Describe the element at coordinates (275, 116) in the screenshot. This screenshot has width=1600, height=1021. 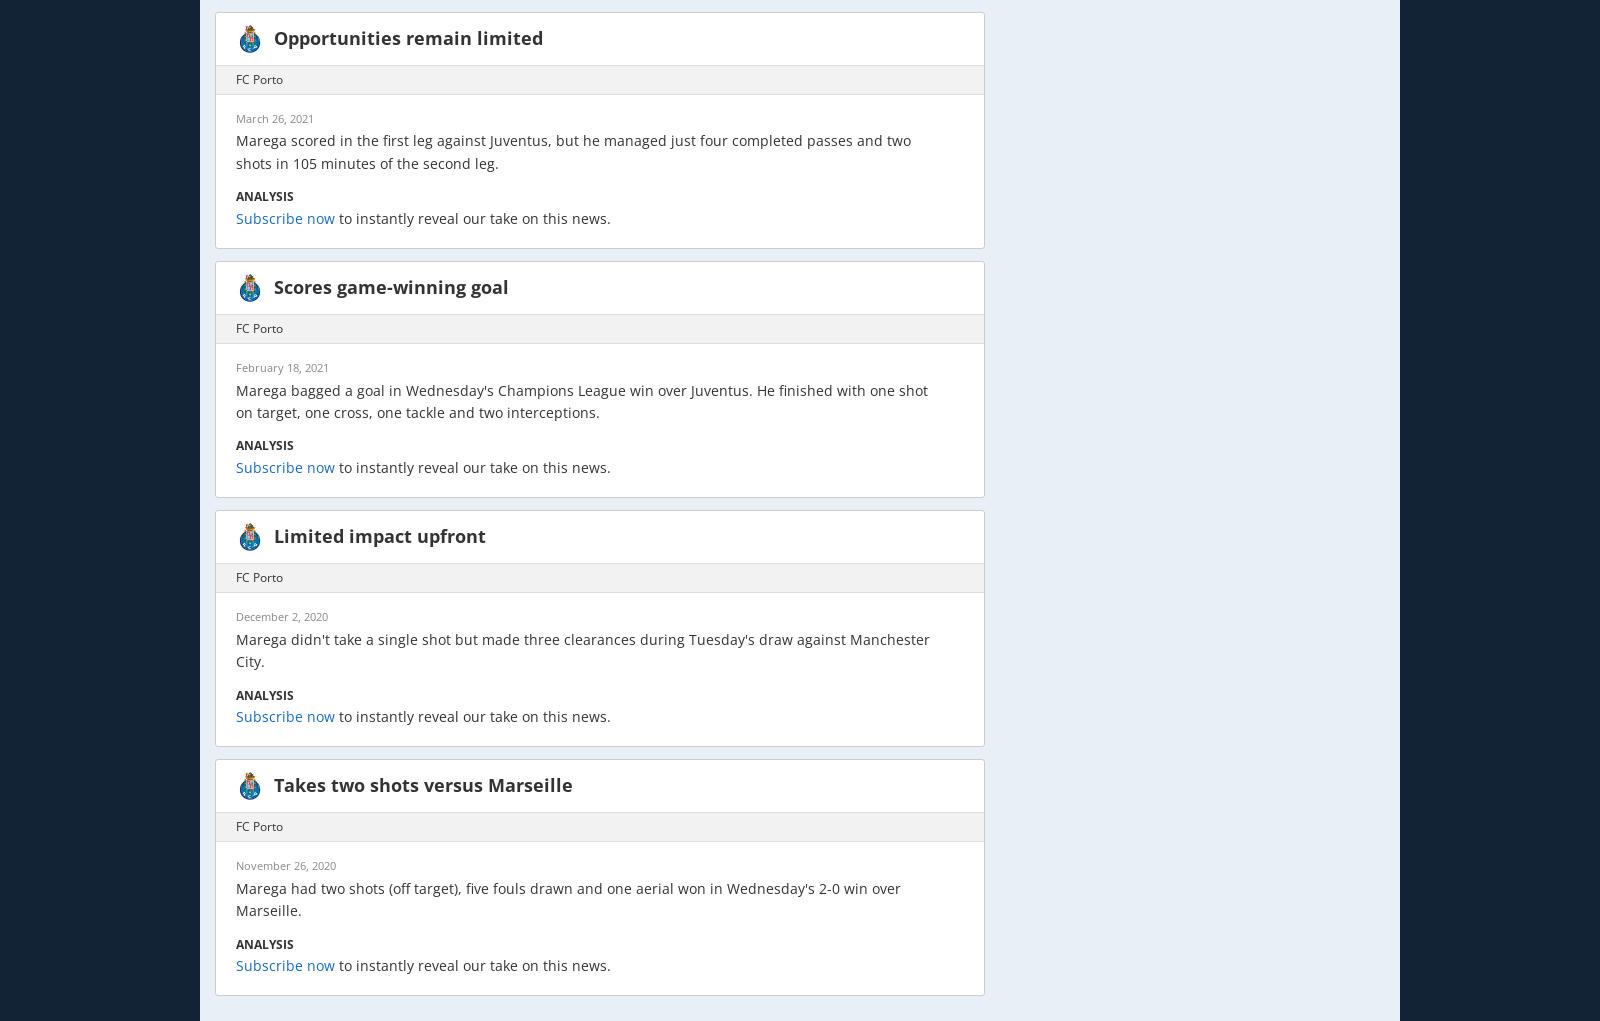
I see `'March 26, 2021'` at that location.